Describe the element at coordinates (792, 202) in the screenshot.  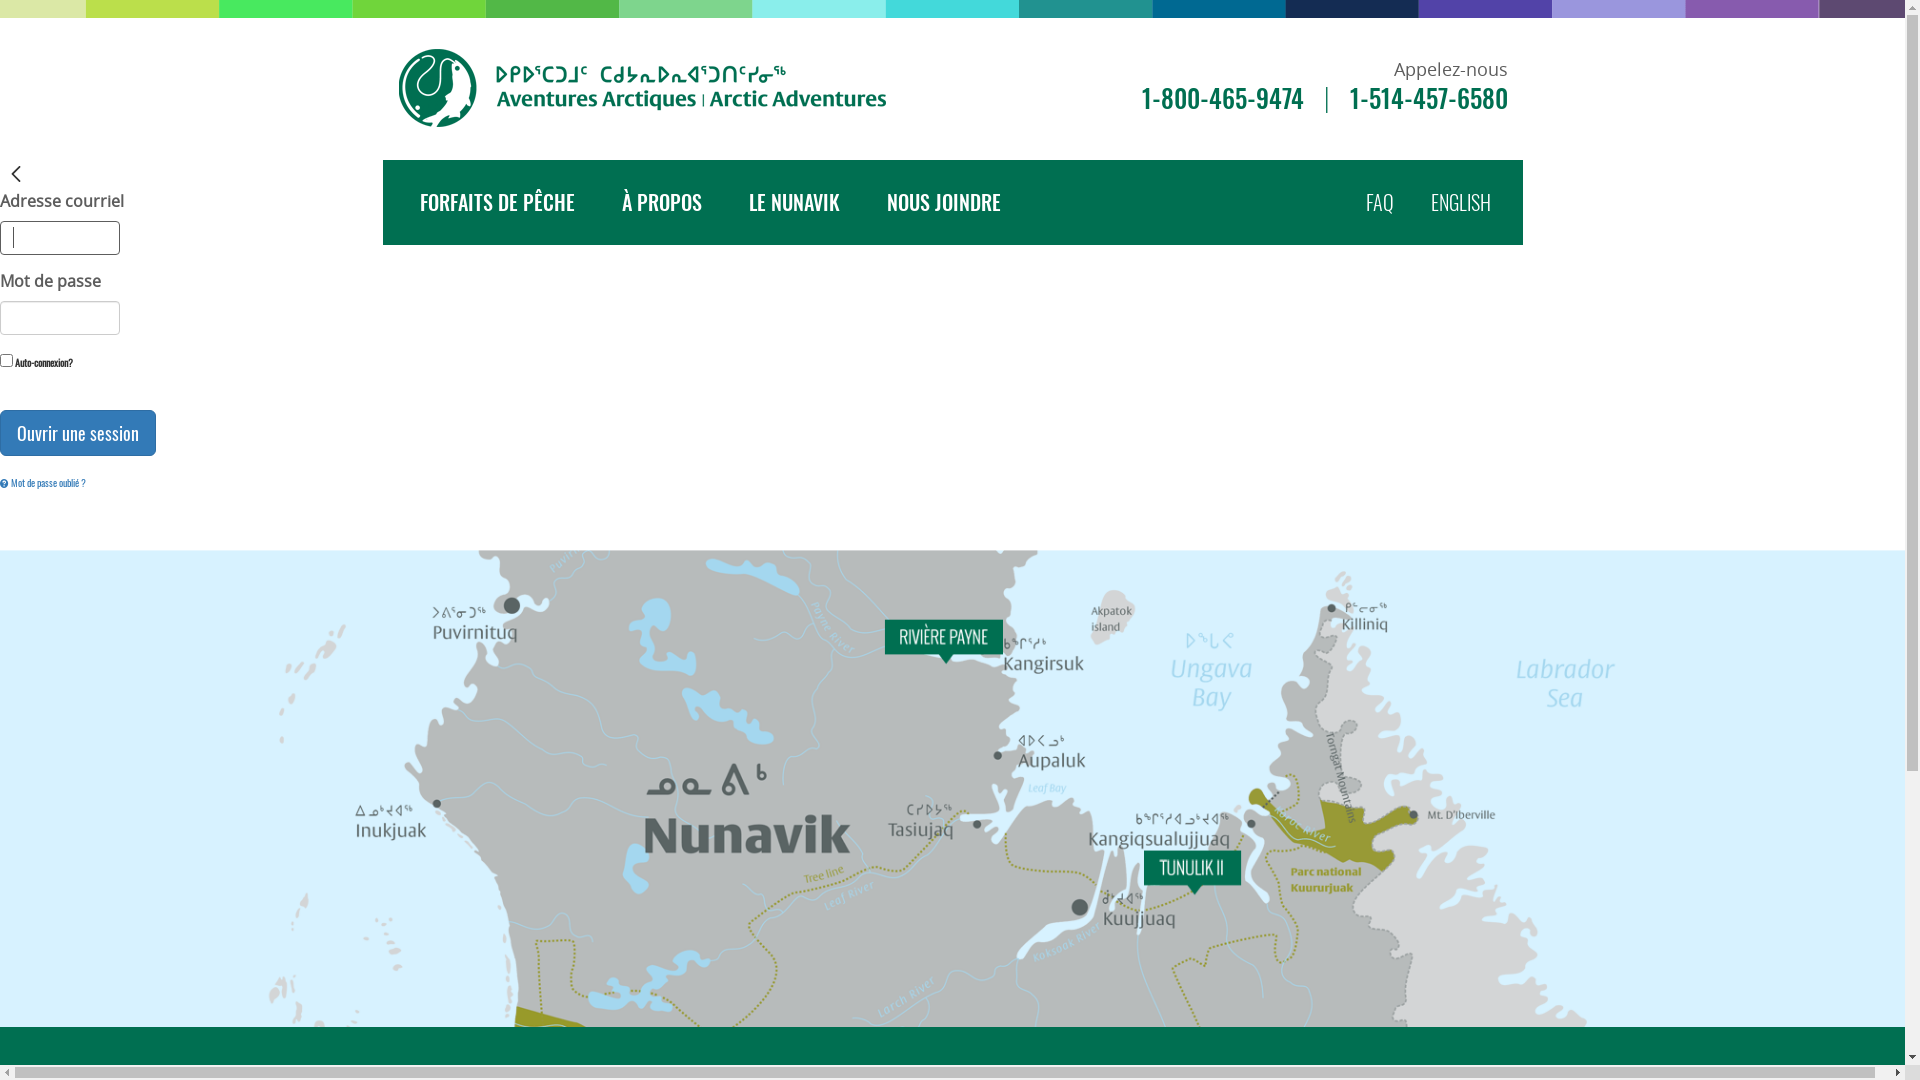
I see `'LE NUNAVIK'` at that location.